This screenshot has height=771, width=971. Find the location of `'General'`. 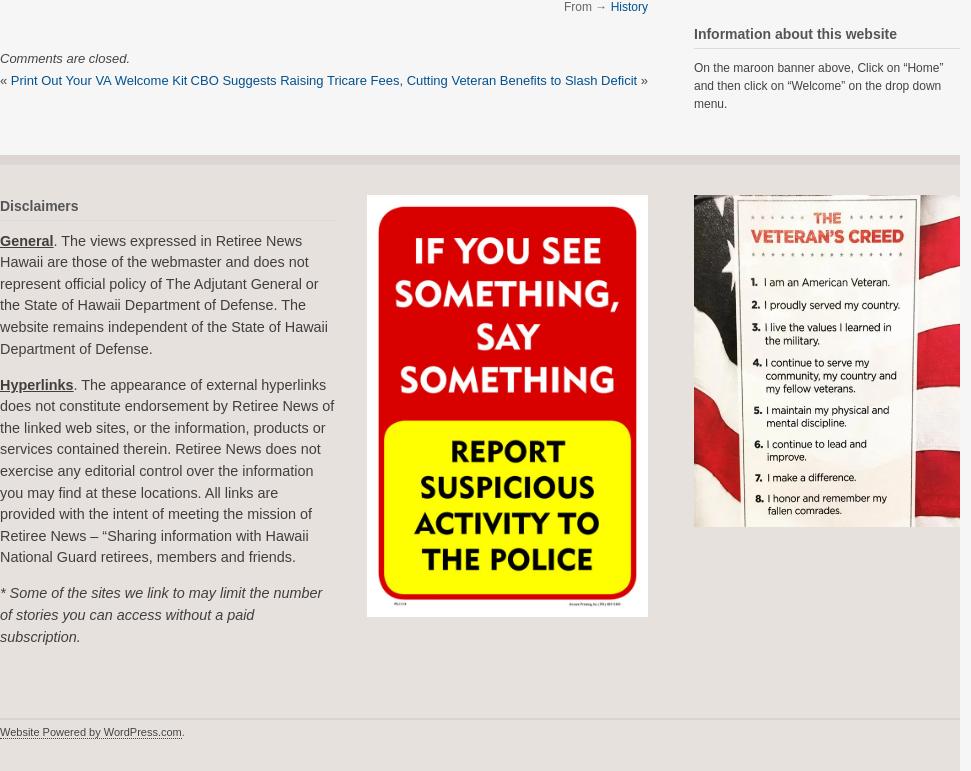

'General' is located at coordinates (26, 240).